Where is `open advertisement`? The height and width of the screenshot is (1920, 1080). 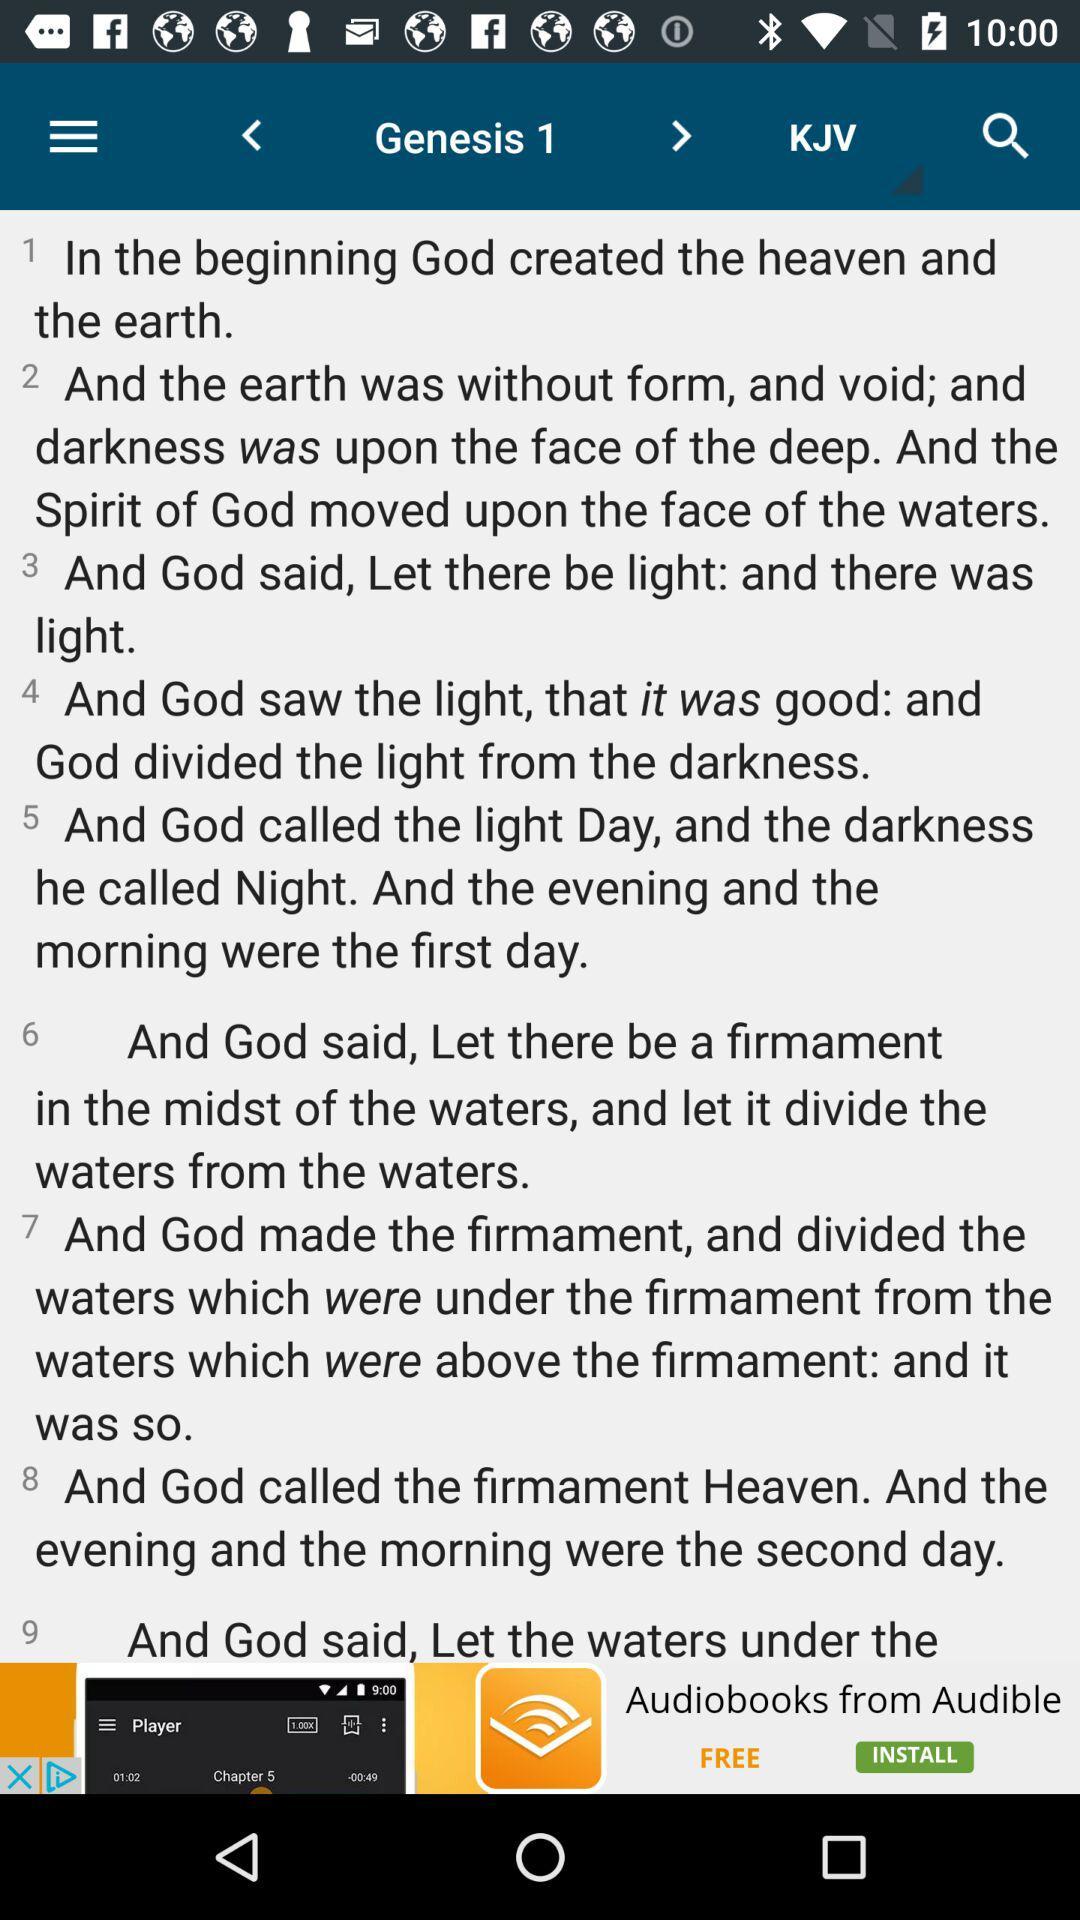 open advertisement is located at coordinates (540, 1727).